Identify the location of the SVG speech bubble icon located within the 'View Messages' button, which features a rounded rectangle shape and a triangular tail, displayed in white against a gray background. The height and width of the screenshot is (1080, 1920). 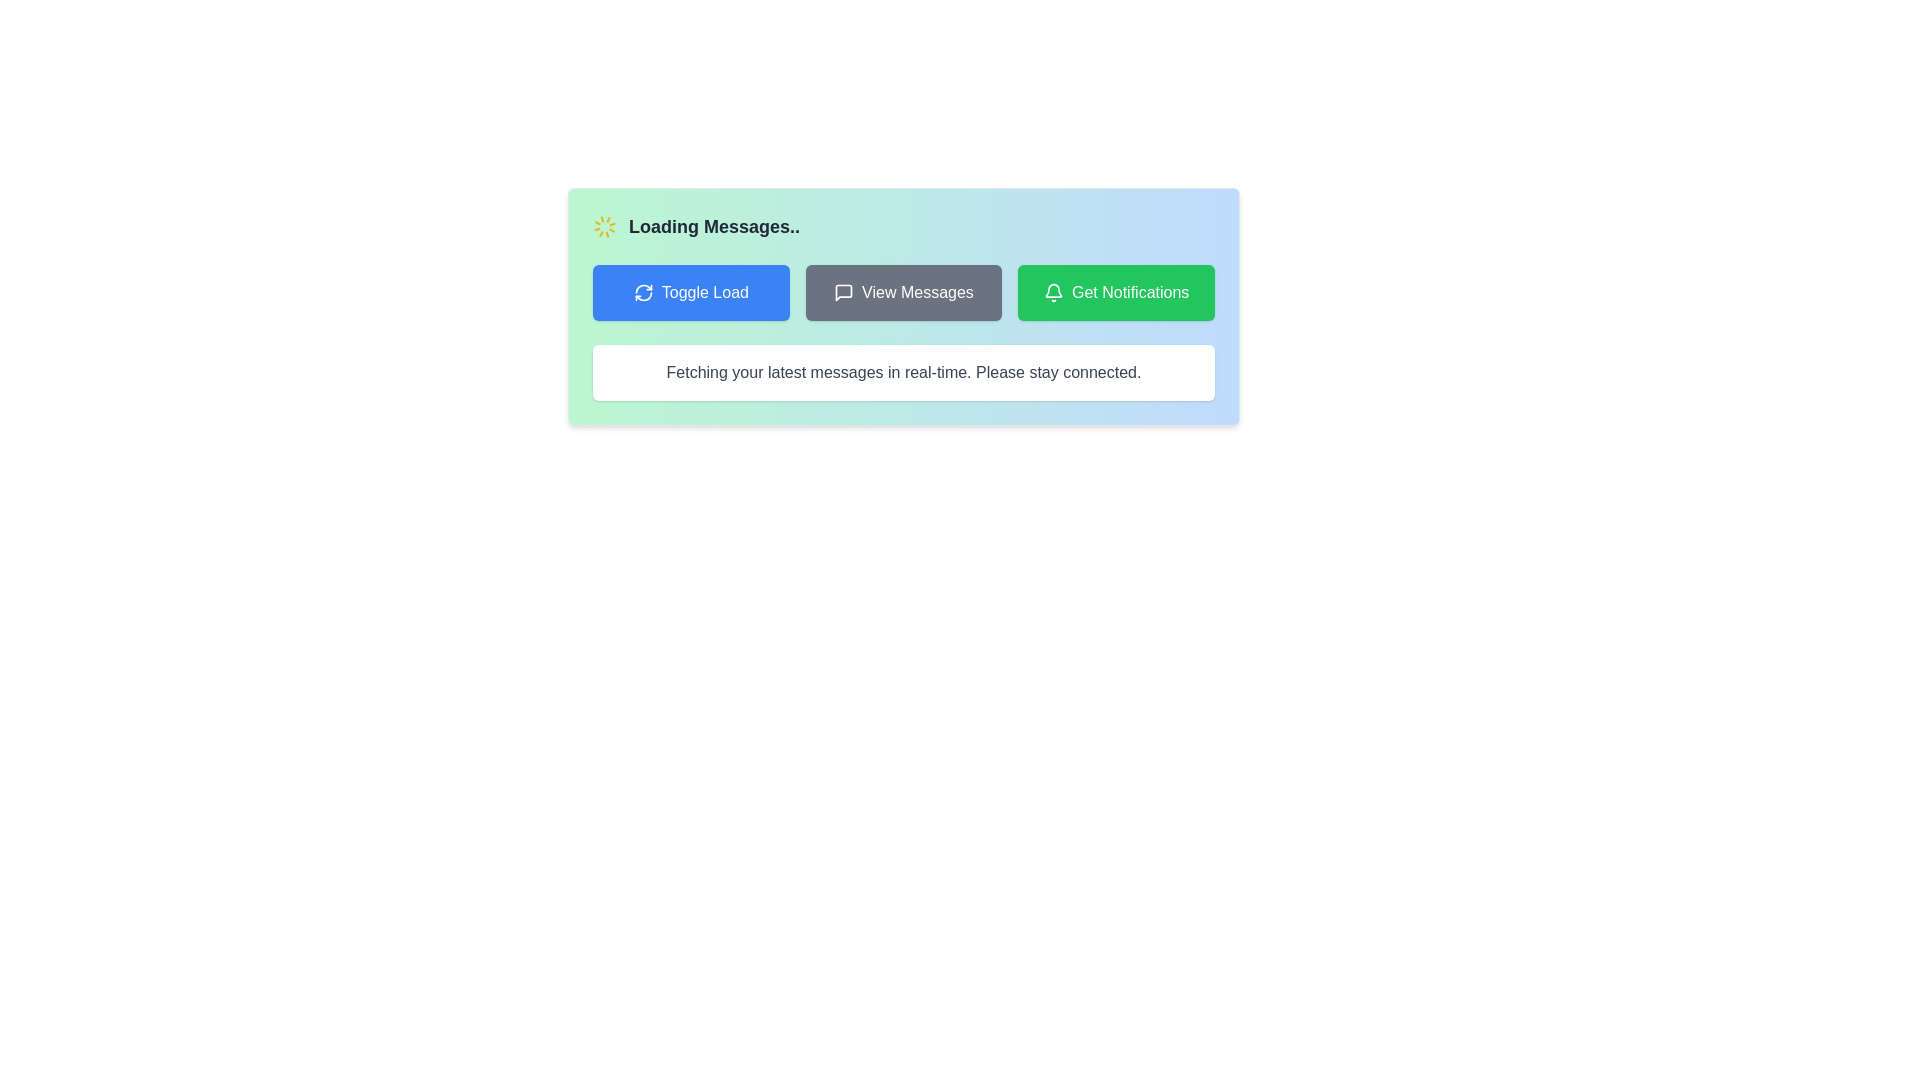
(844, 293).